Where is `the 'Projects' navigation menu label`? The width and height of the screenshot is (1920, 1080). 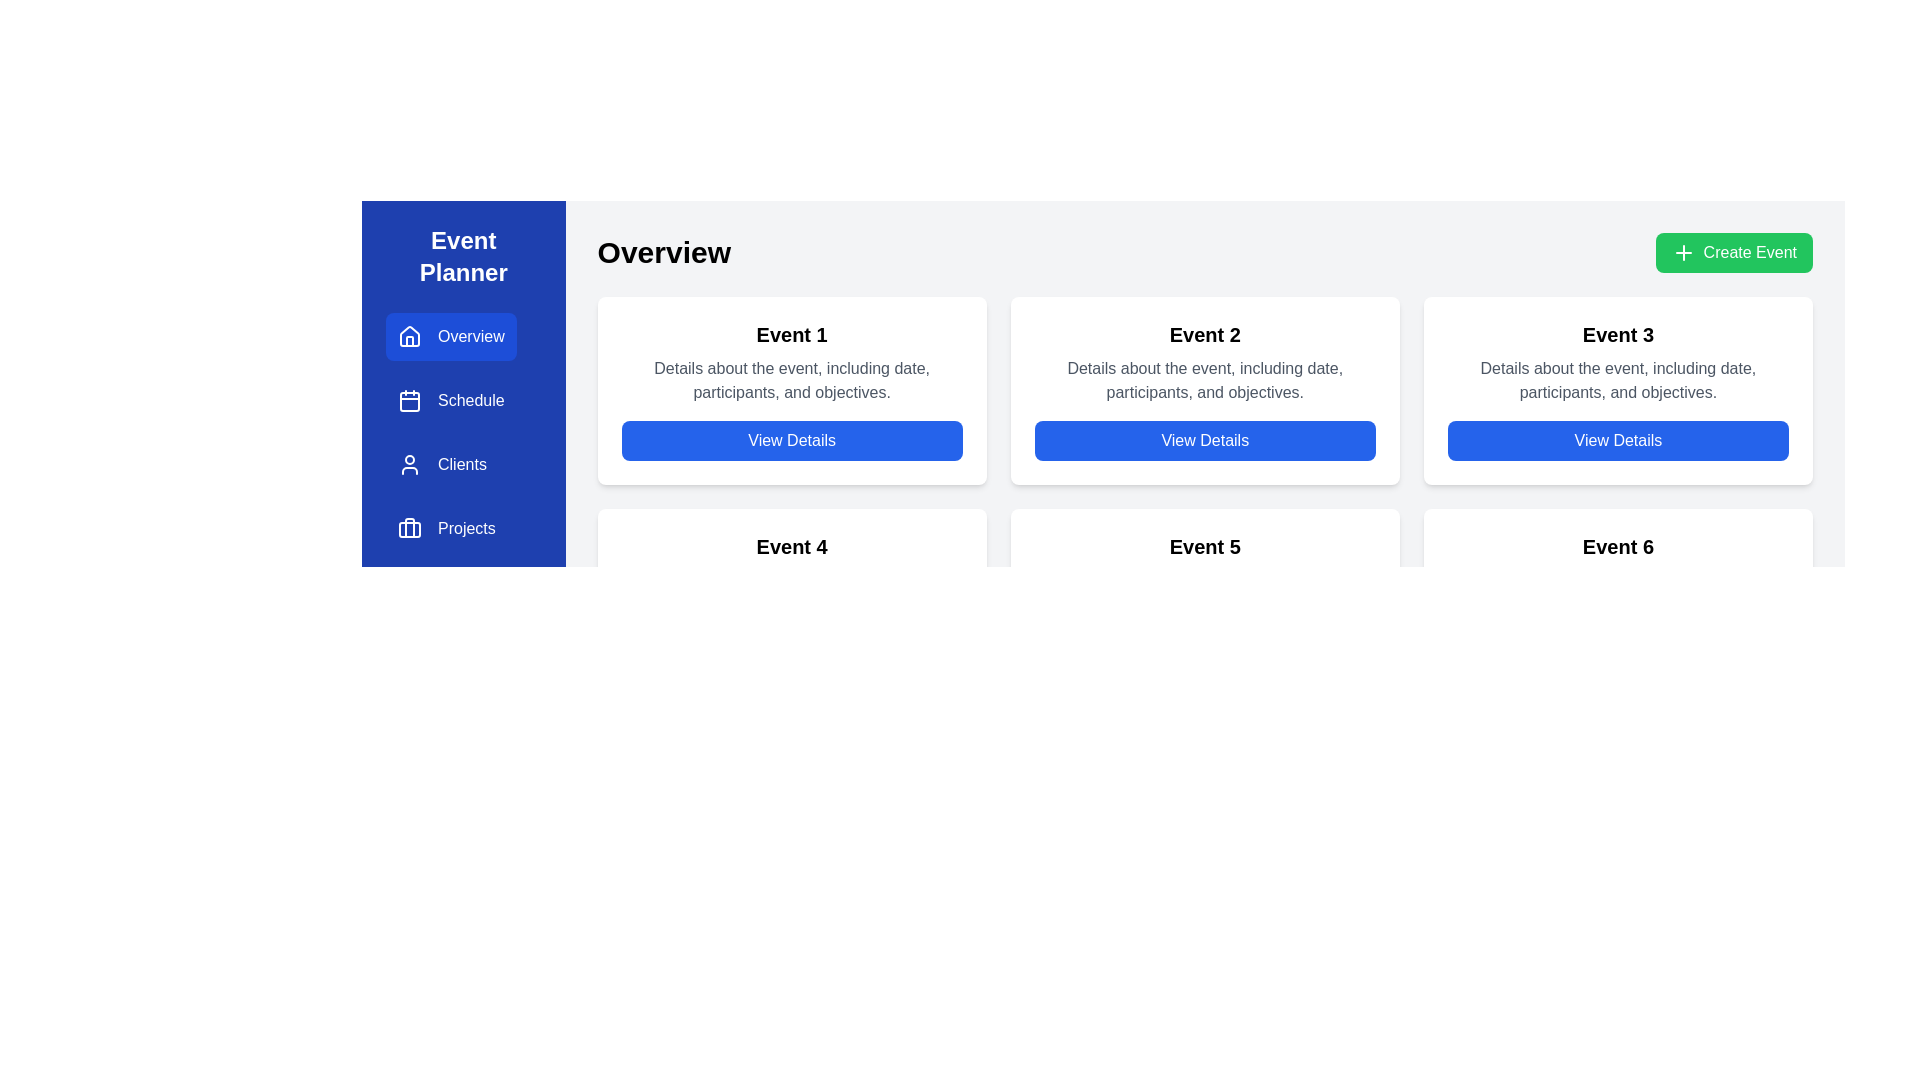
the 'Projects' navigation menu label is located at coordinates (465, 527).